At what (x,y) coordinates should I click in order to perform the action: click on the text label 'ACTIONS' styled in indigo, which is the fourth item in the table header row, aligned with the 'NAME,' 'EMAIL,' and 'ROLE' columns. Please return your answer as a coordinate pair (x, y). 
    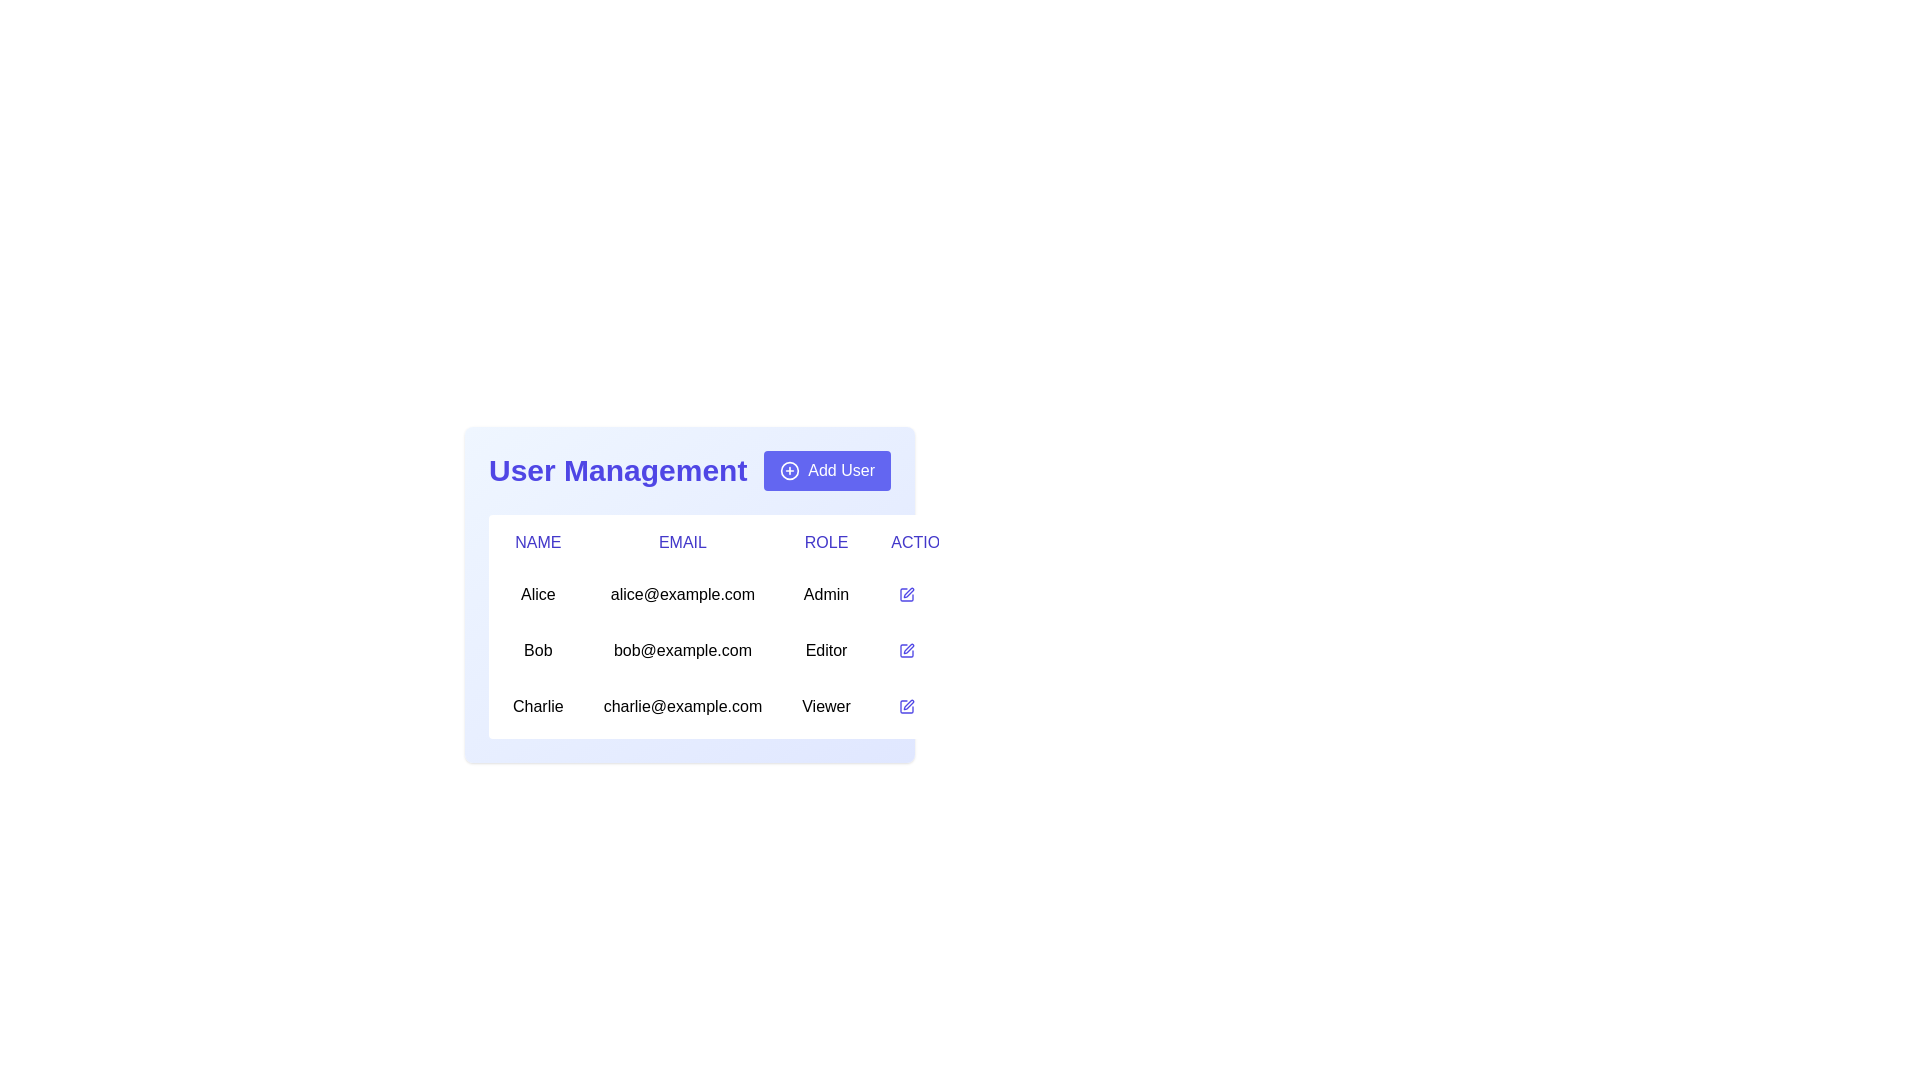
    Looking at the image, I should click on (925, 543).